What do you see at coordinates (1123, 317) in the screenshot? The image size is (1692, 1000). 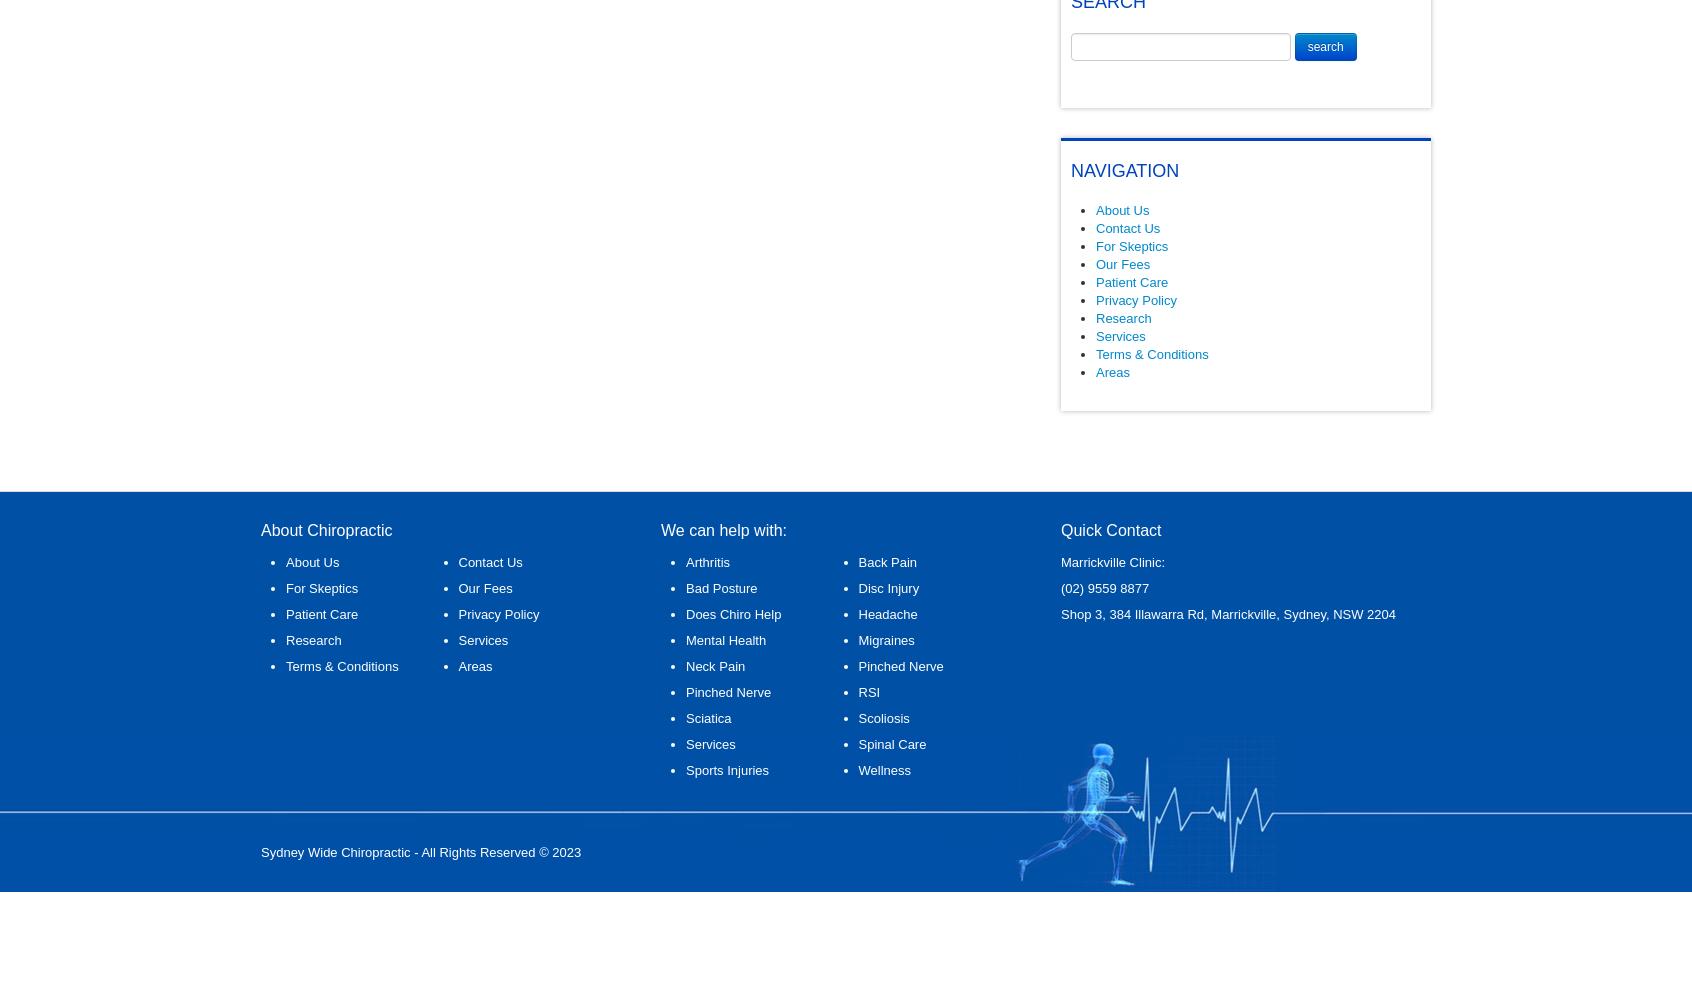 I see `'Research'` at bounding box center [1123, 317].